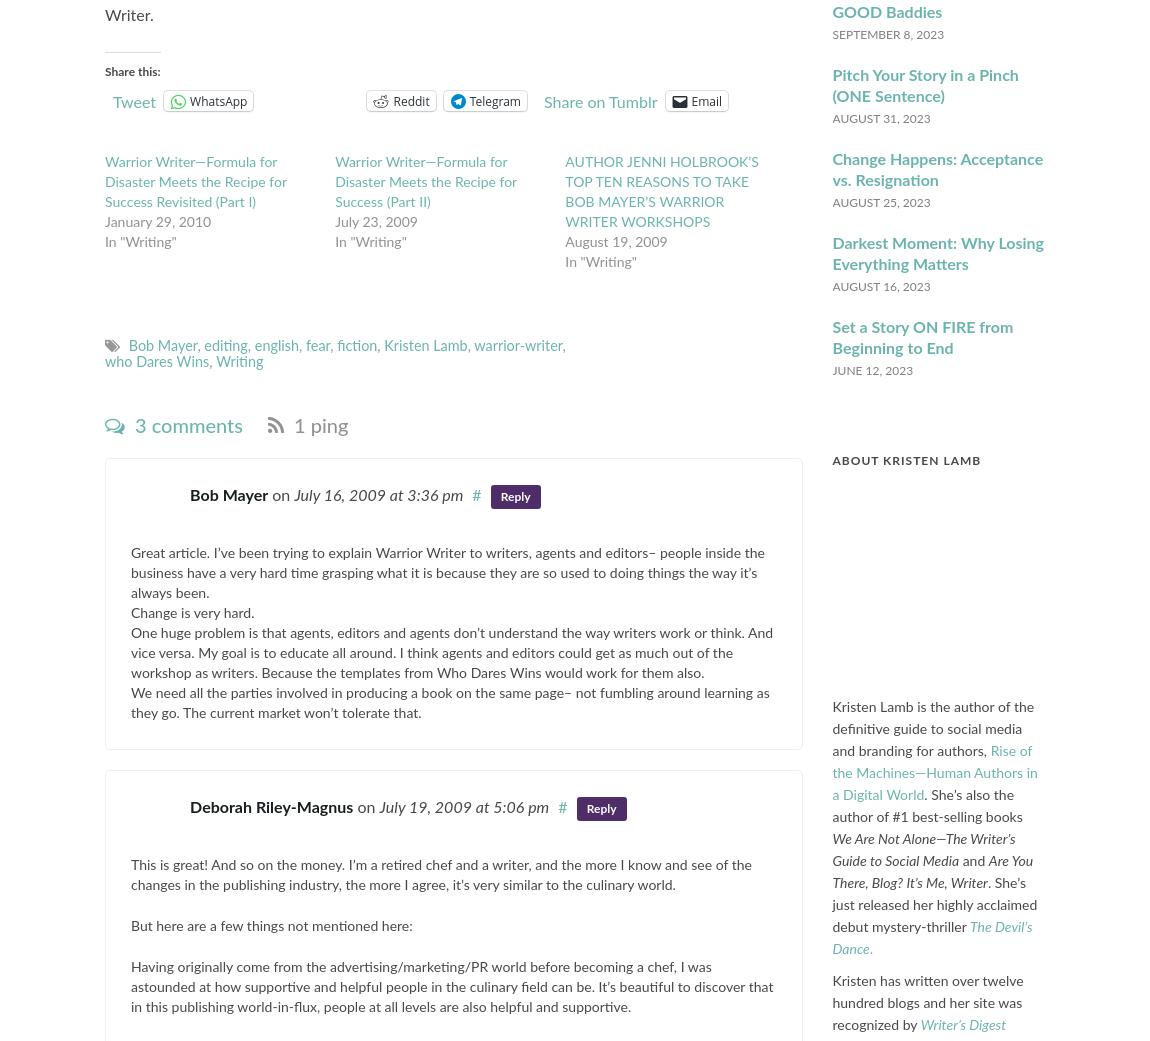 This screenshot has width=1150, height=1041. Describe the element at coordinates (932, 871) in the screenshot. I see `'Are You There, Blog? It’s Me, Writer'` at that location.